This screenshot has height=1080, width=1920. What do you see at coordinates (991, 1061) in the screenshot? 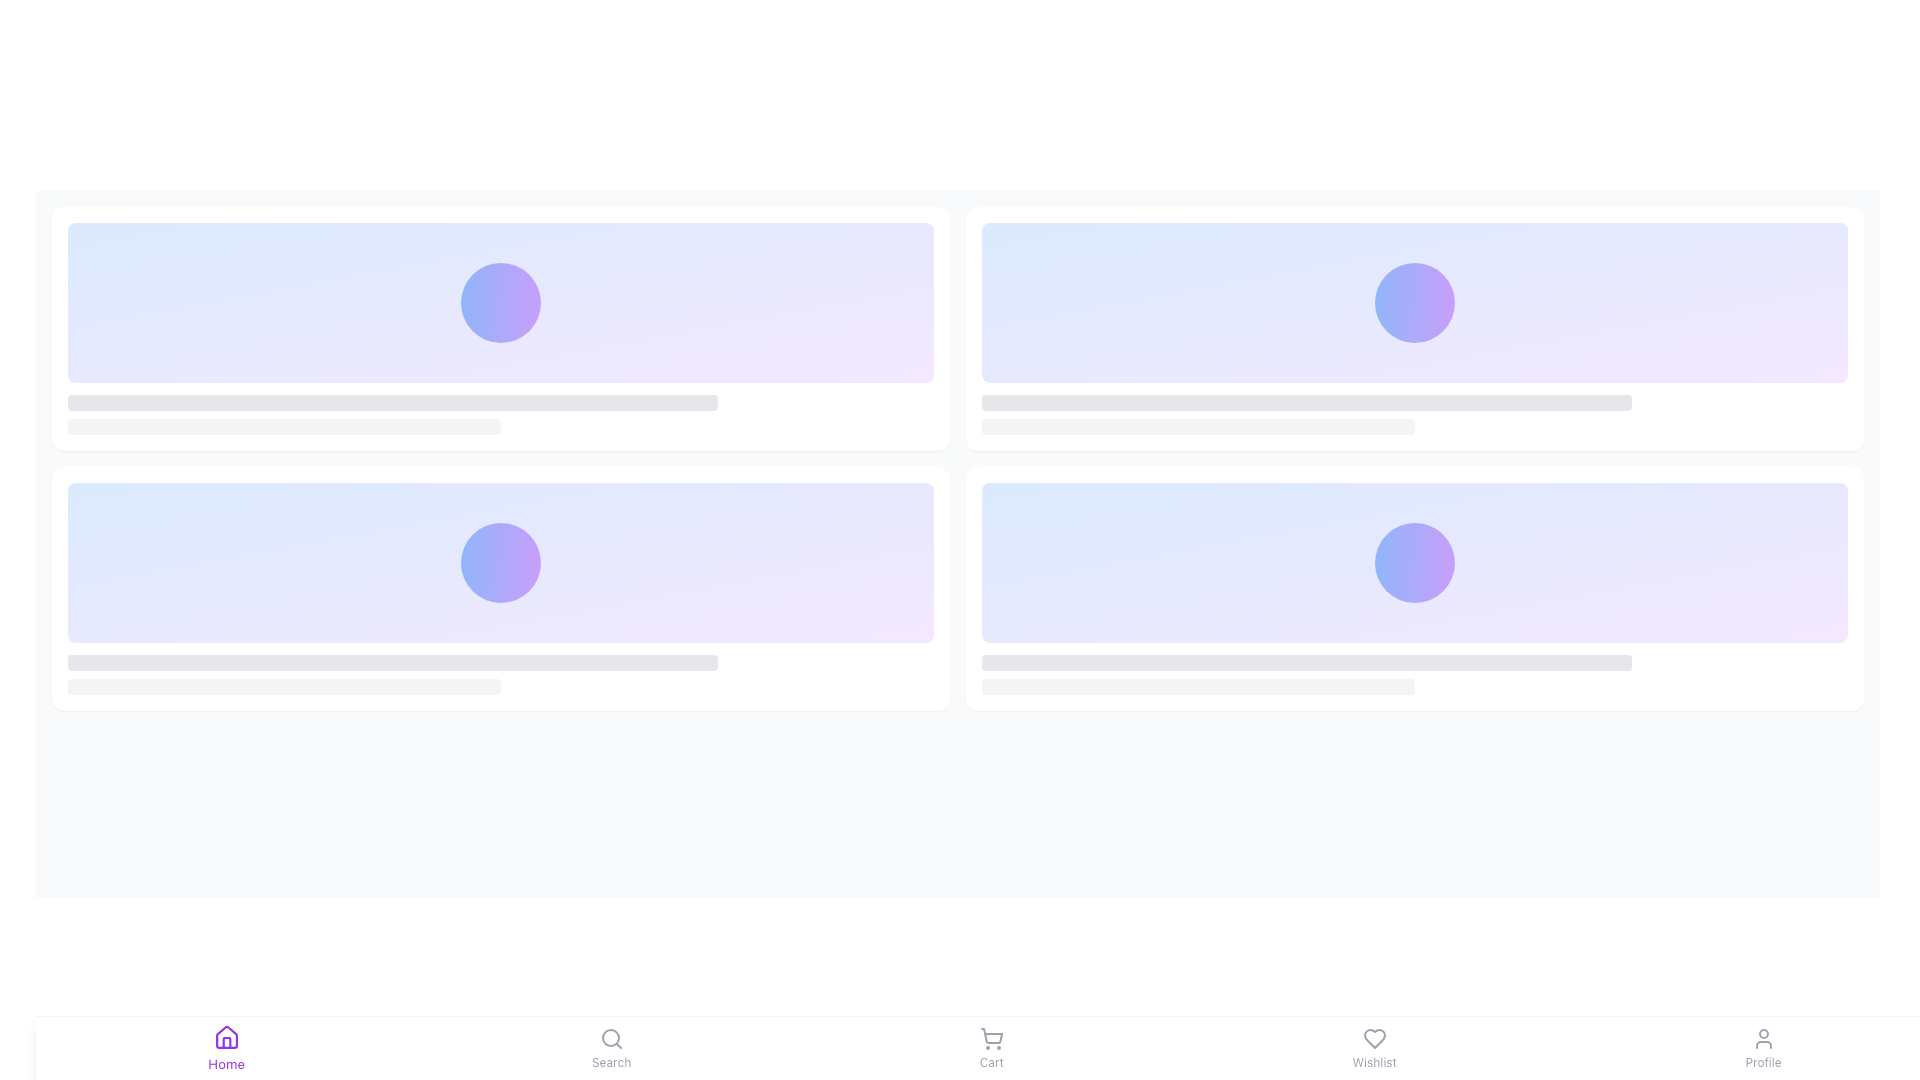
I see `the Text Label that indicates the shopping cart functionality in the bottom navigation bar` at bounding box center [991, 1061].